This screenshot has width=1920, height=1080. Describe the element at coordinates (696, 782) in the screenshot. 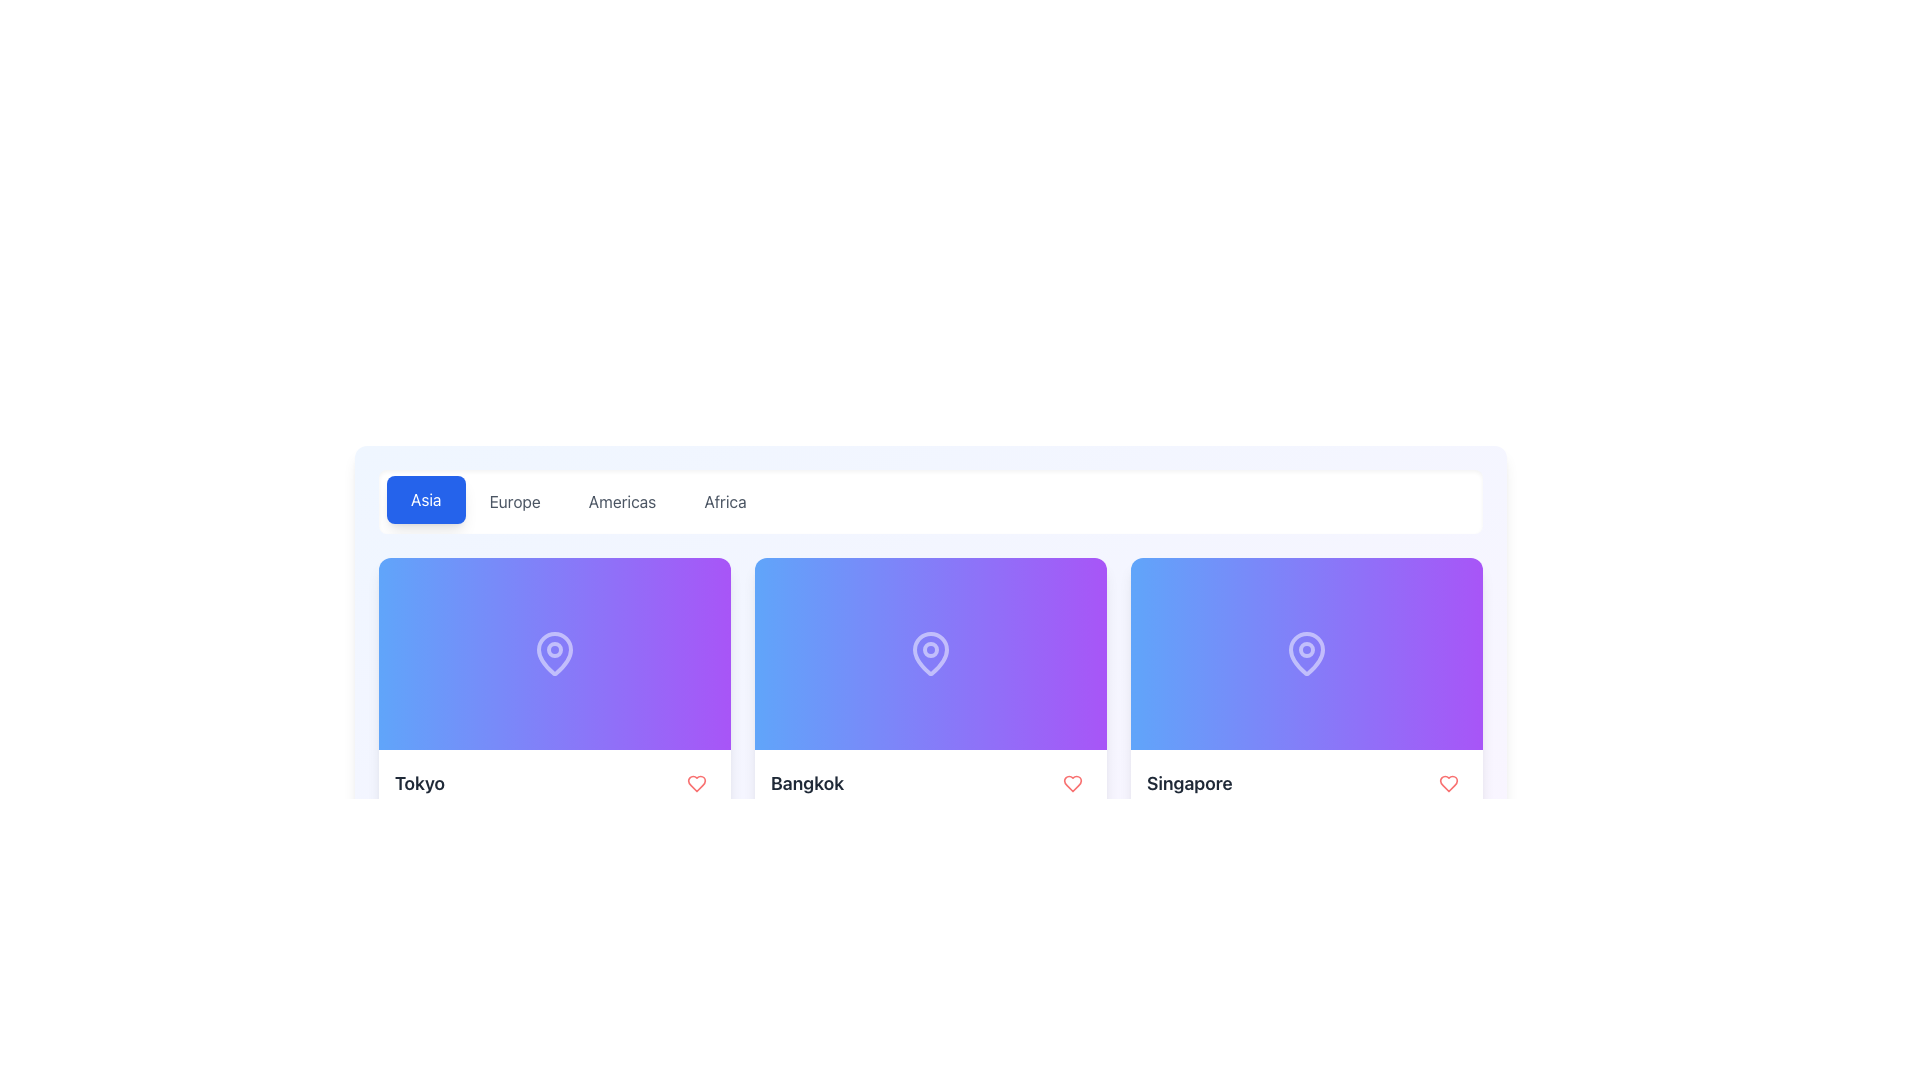

I see `the heart icon located at the bottom-right corner of the 'Bangkok' card to mark the item as favorite` at that location.